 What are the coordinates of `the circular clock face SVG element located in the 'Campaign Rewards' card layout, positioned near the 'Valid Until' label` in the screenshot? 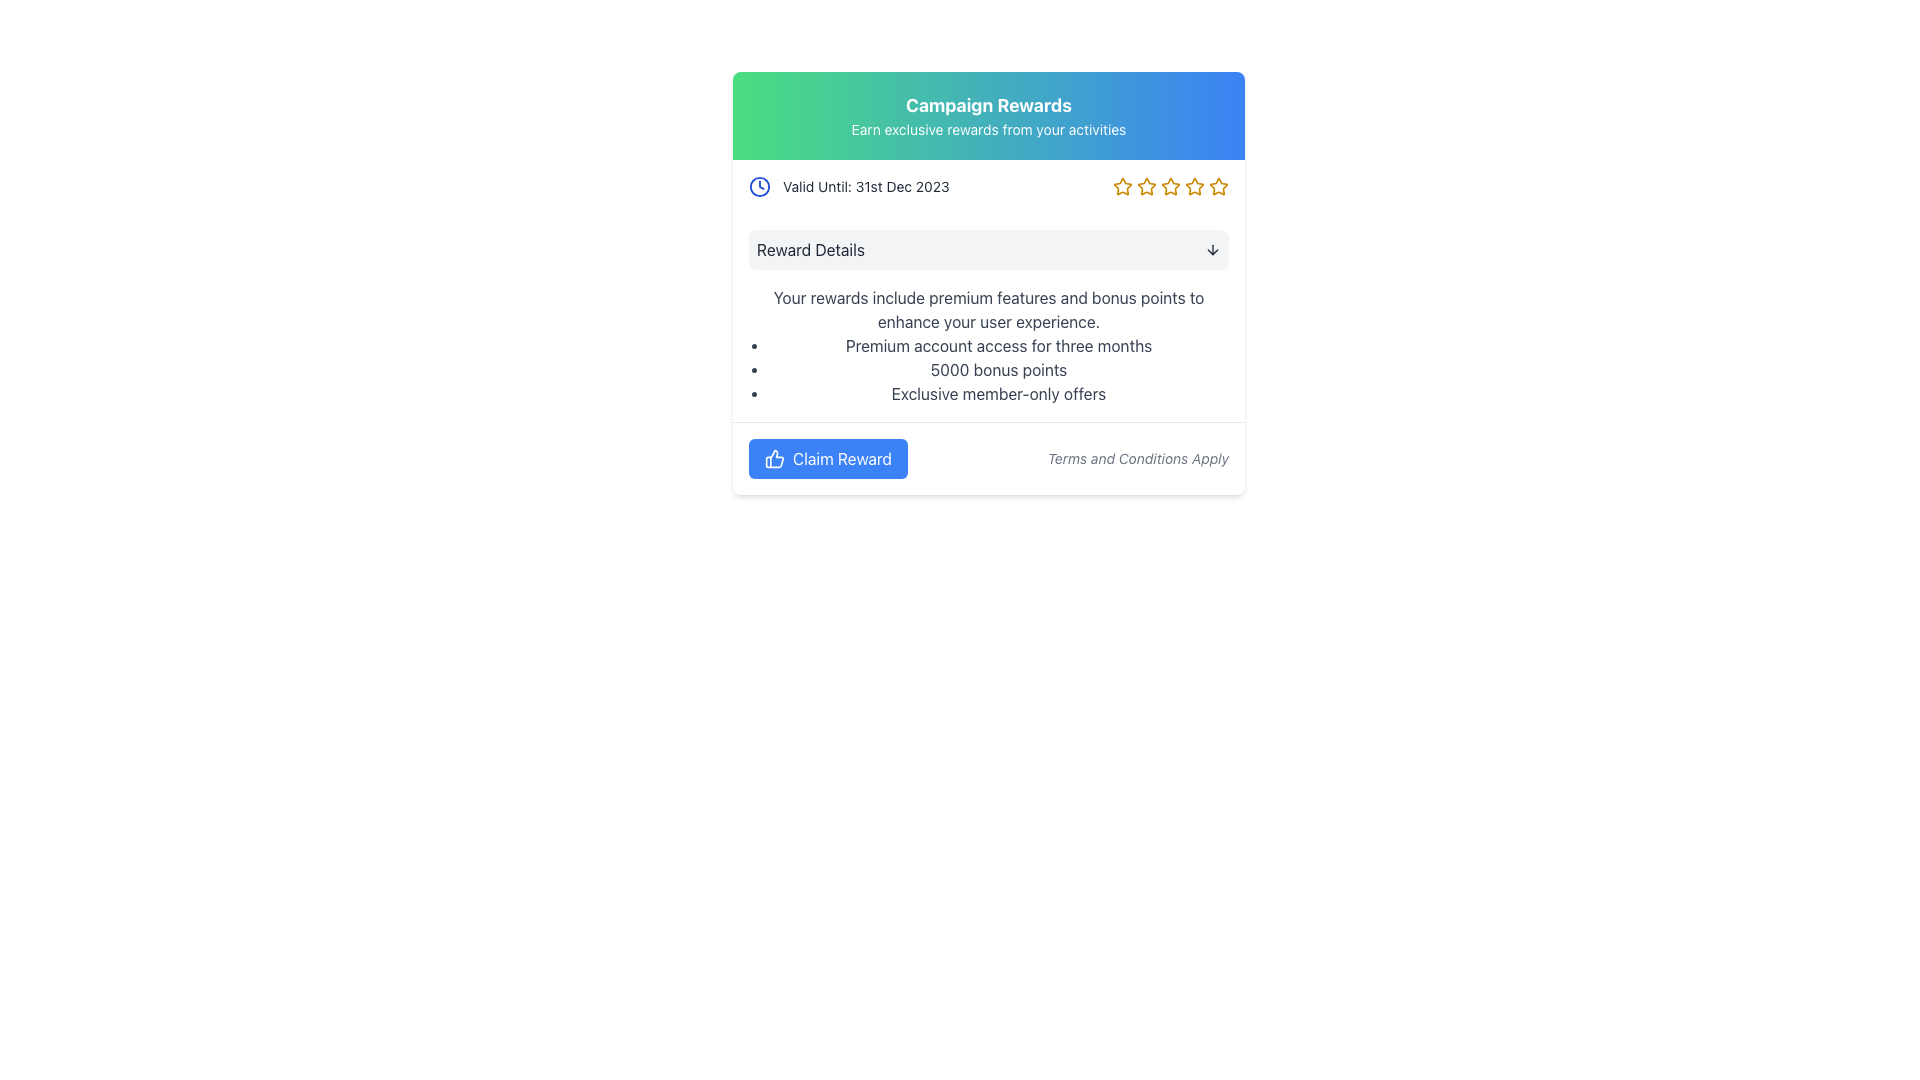 It's located at (758, 186).